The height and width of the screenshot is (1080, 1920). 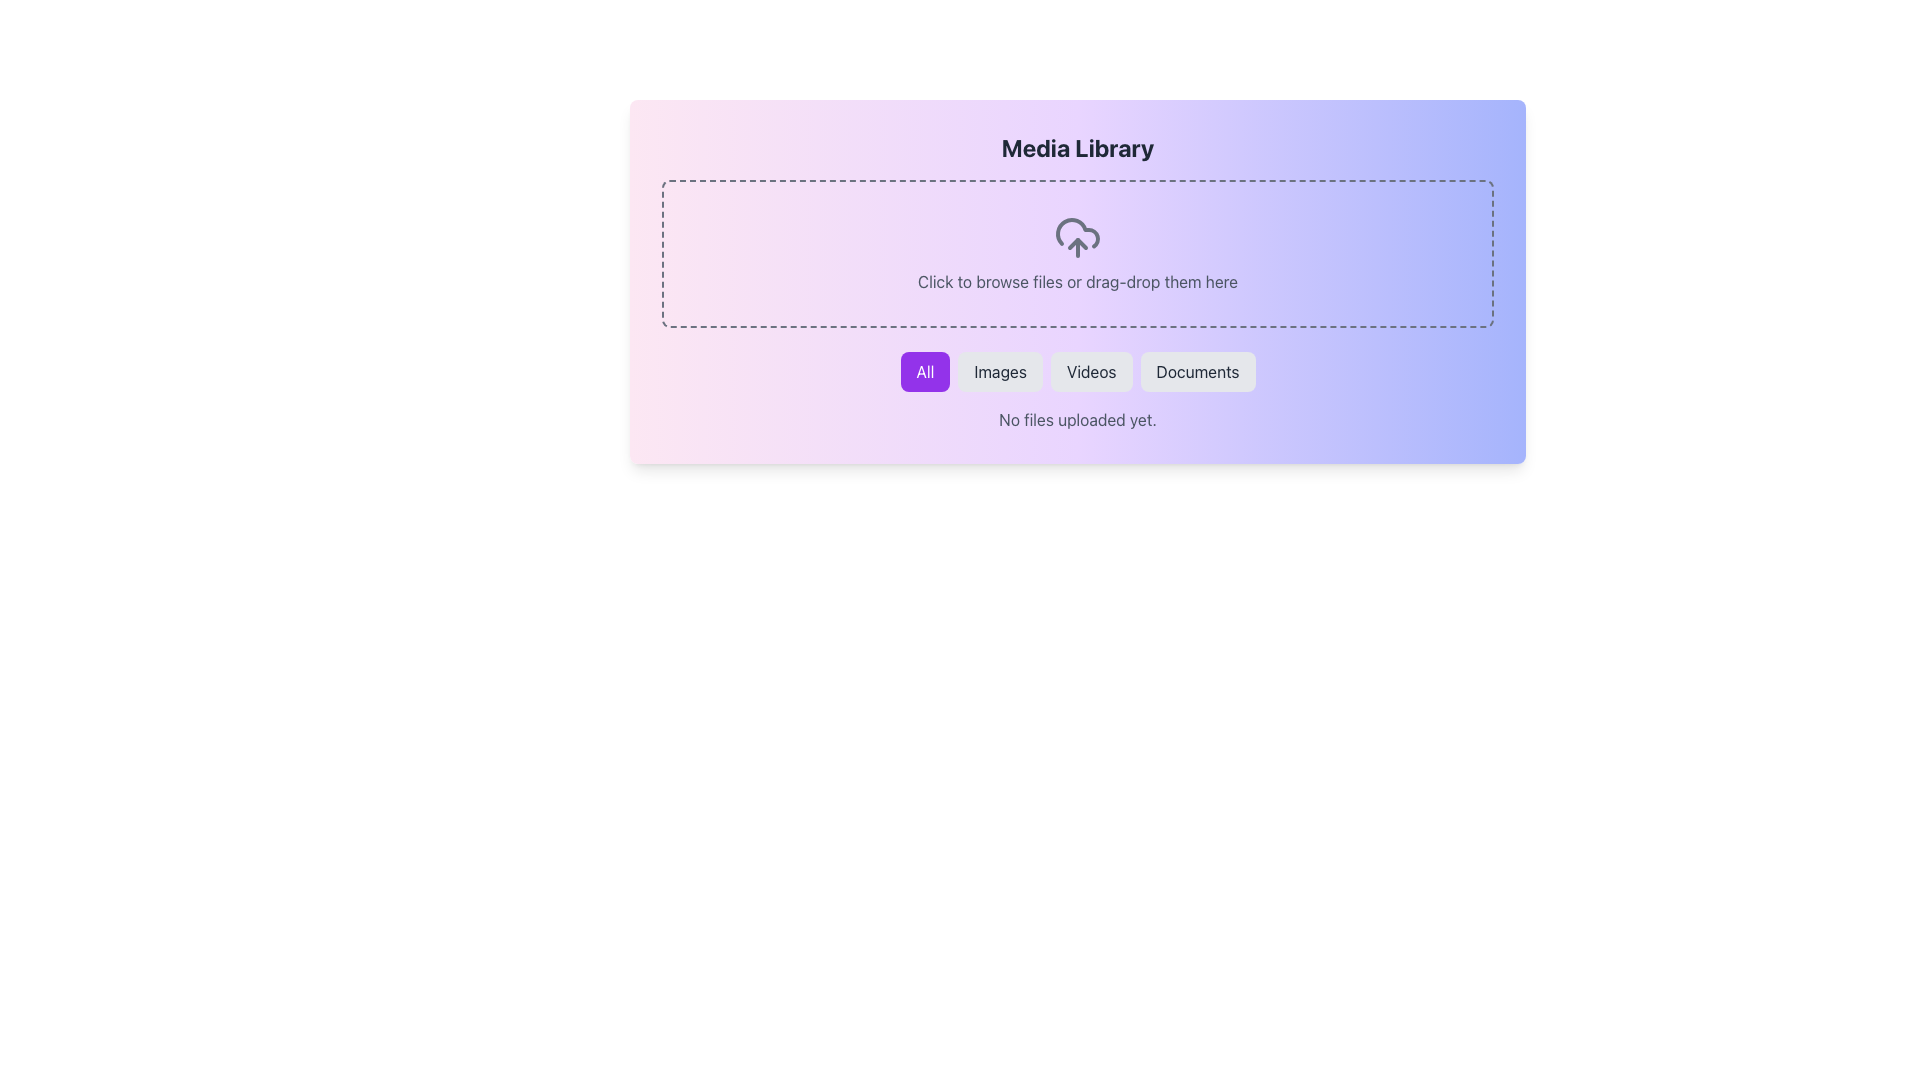 What do you see at coordinates (1090, 371) in the screenshot?
I see `the 'Videos' button, which is a rounded rectangular button with a light-gray background and black text, located in the horizontal group of media buttons below the 'Media Library' title` at bounding box center [1090, 371].